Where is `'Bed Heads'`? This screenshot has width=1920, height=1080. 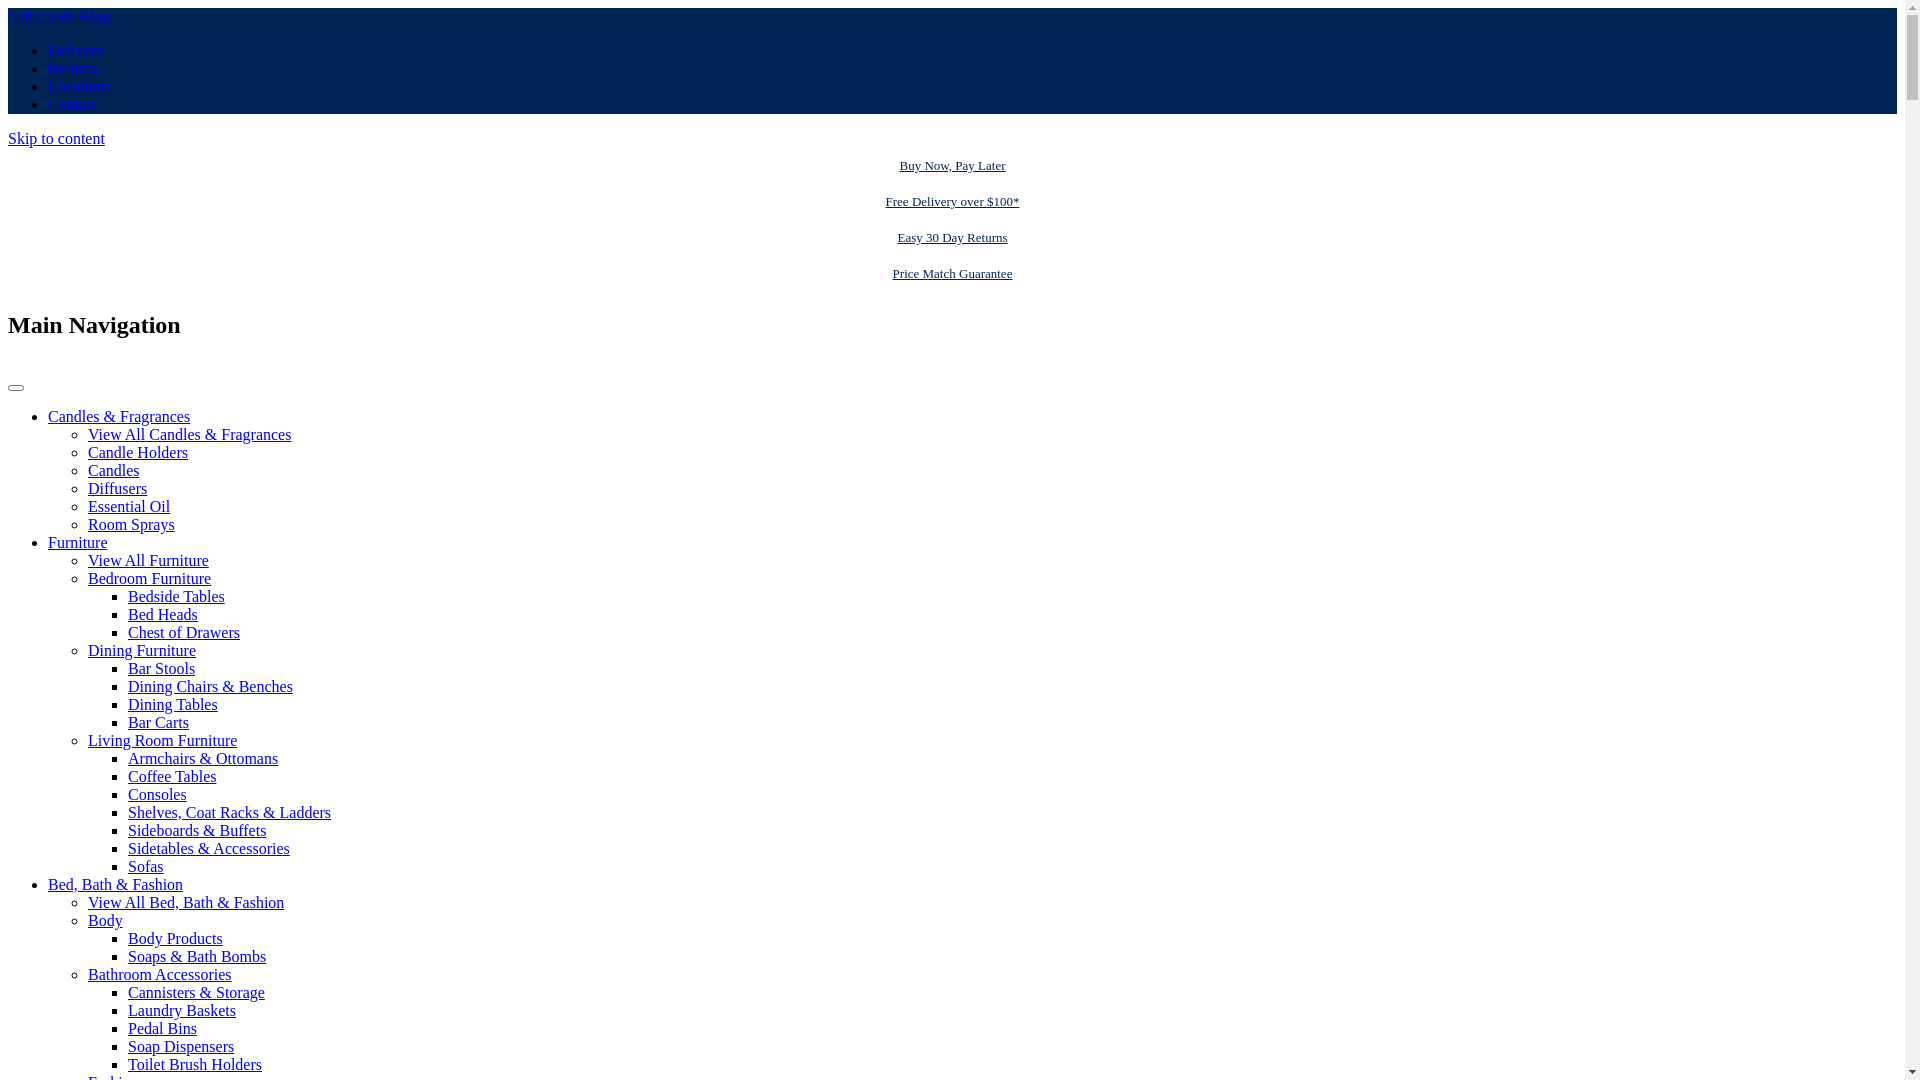
'Bed Heads' is located at coordinates (127, 613).